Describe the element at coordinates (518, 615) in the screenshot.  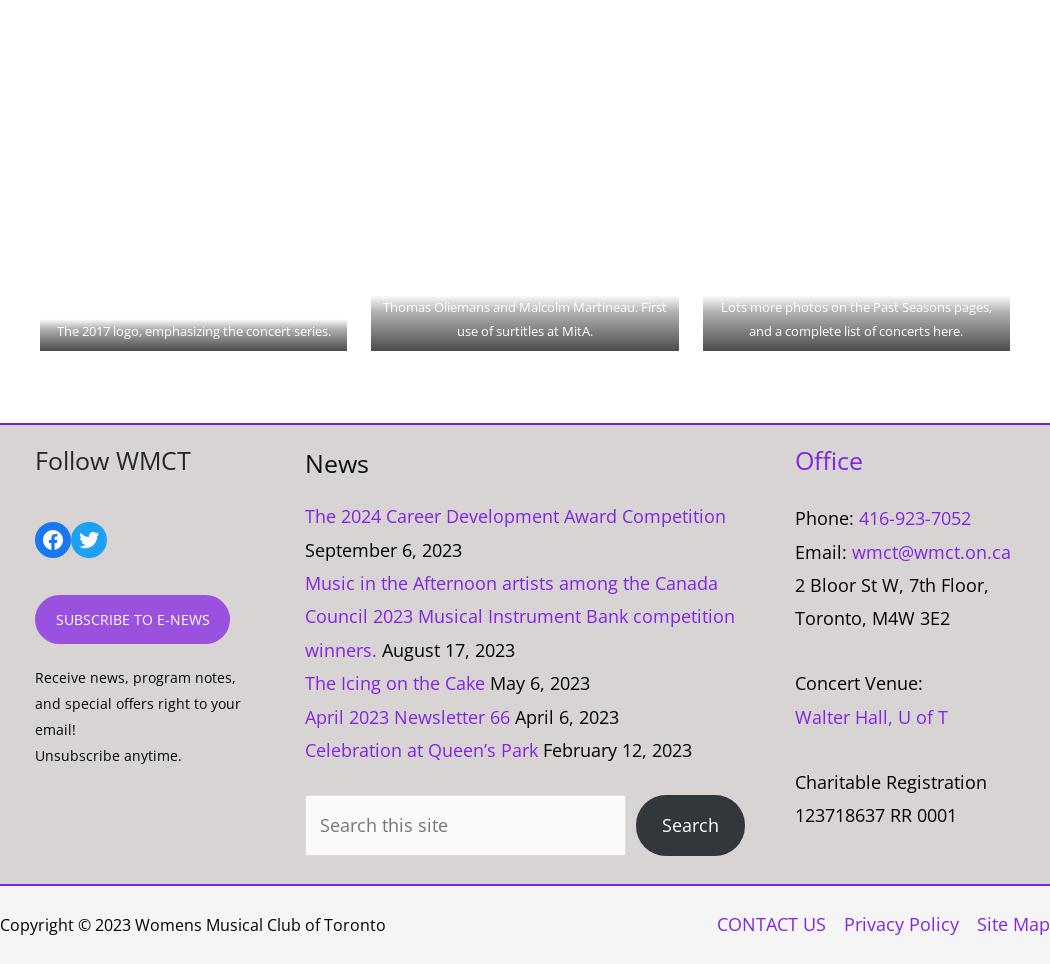
I see `'Music in the Afternoon artists among the Canada Council 2023 Musical Instrument Bank competition winners.'` at that location.